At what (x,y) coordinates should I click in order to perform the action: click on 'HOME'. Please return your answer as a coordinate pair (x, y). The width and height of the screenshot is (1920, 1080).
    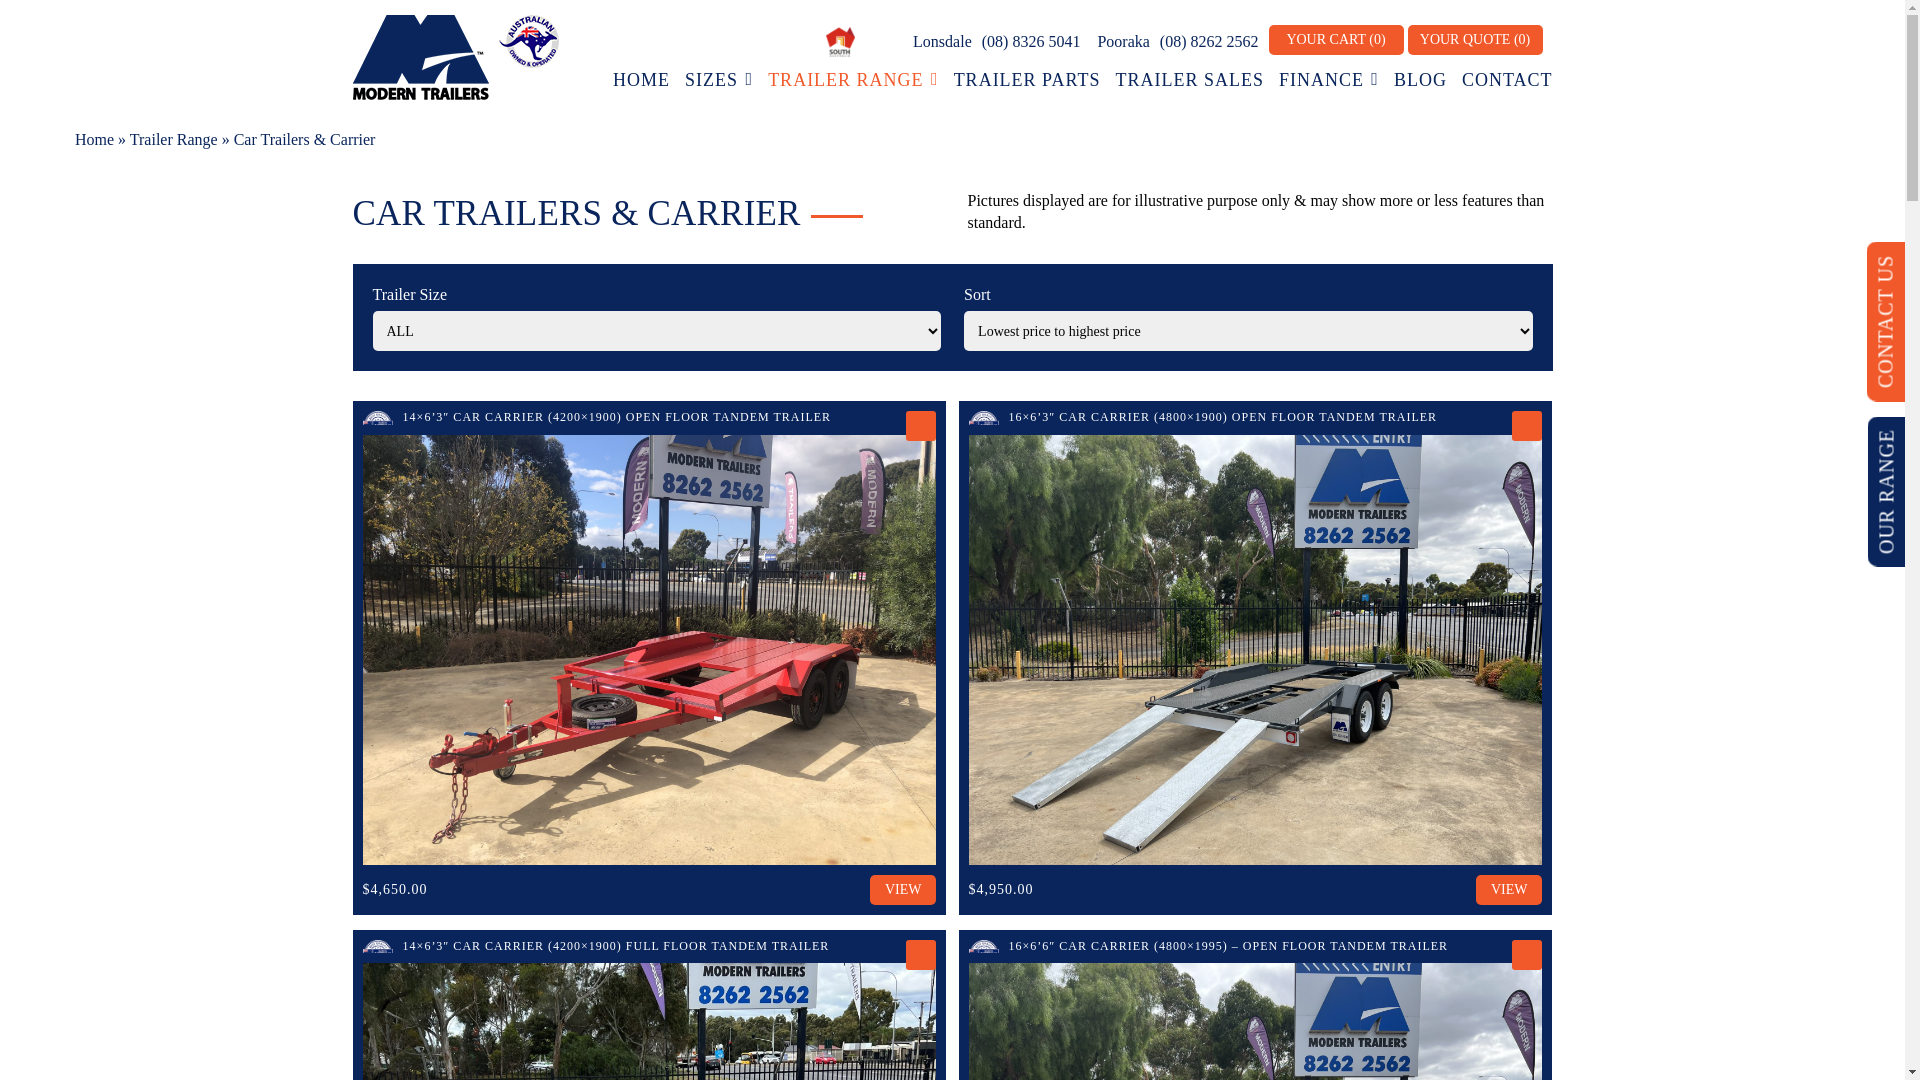
    Looking at the image, I should click on (641, 79).